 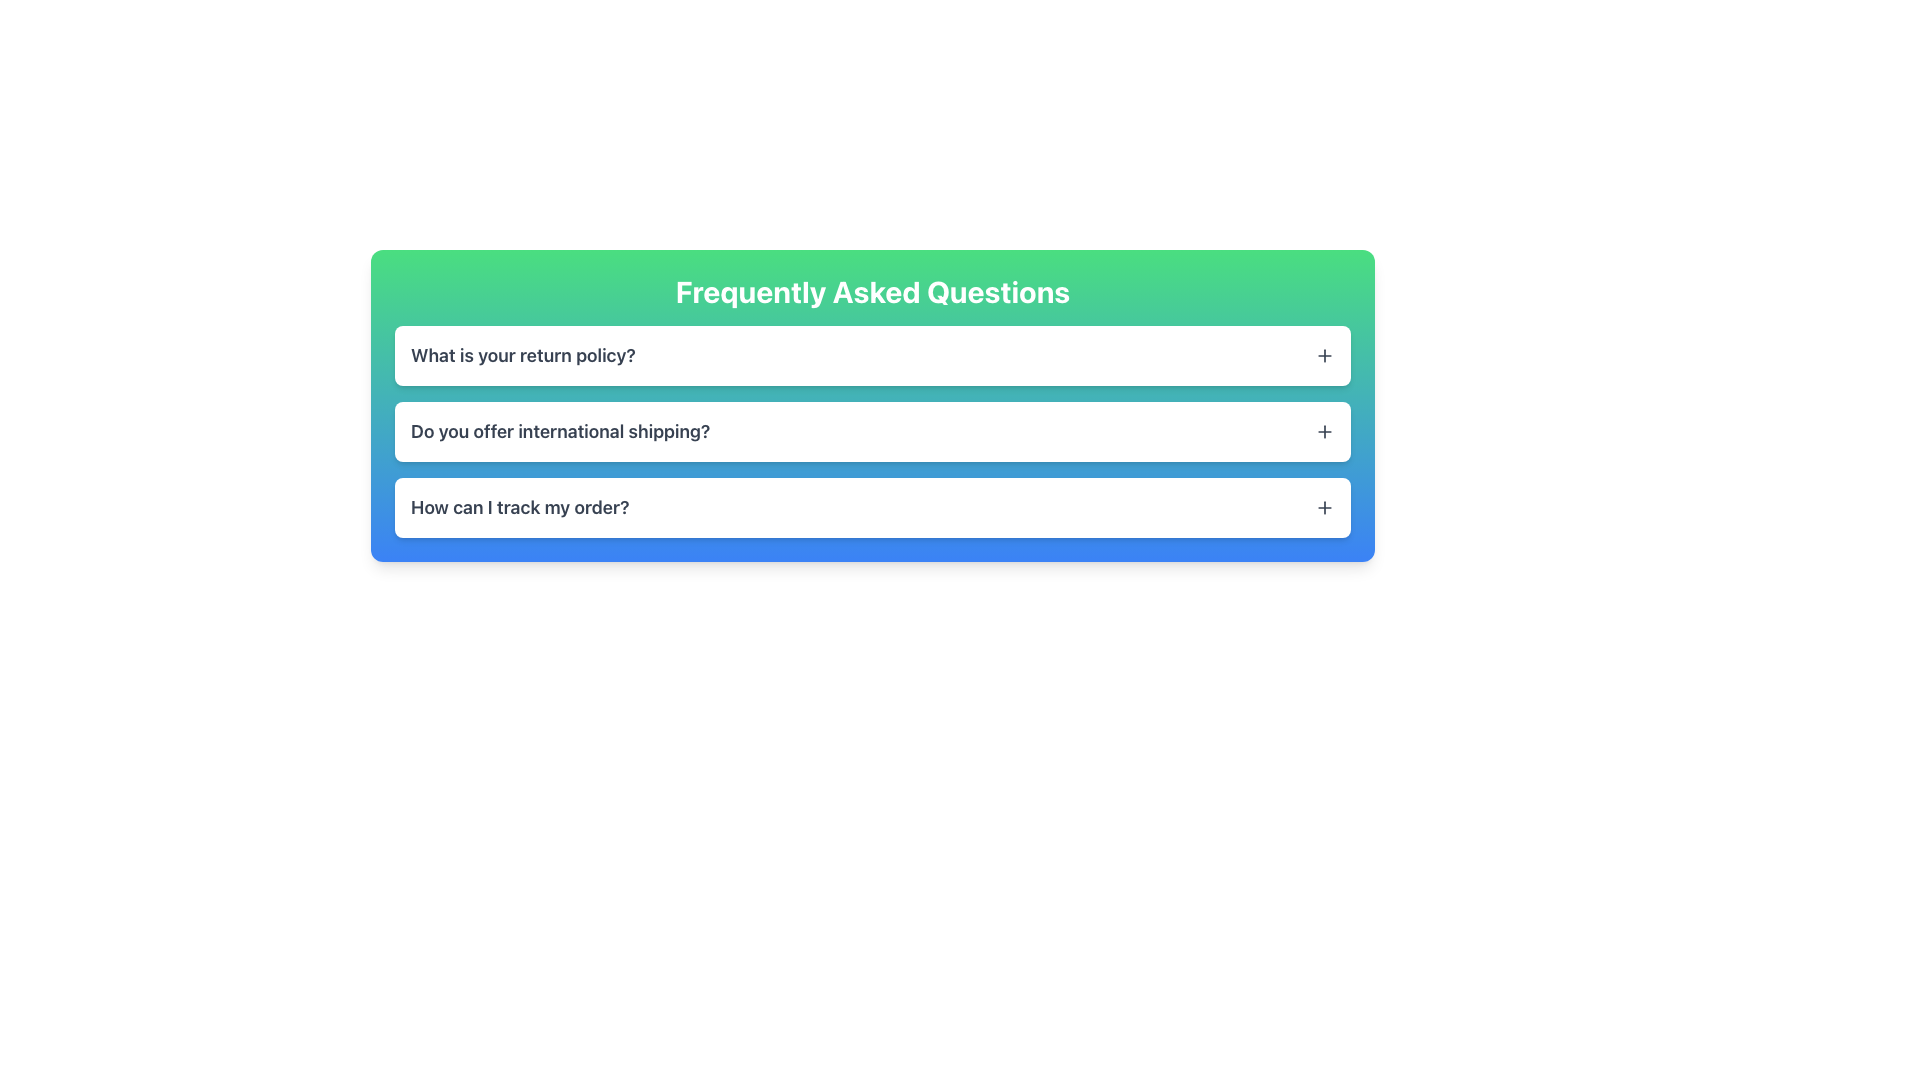 I want to click on the compact plus sign button located in the FAQ section labeled 'Do you offer international shipping?', which is aligned to the far right of the card, so click(x=1324, y=431).